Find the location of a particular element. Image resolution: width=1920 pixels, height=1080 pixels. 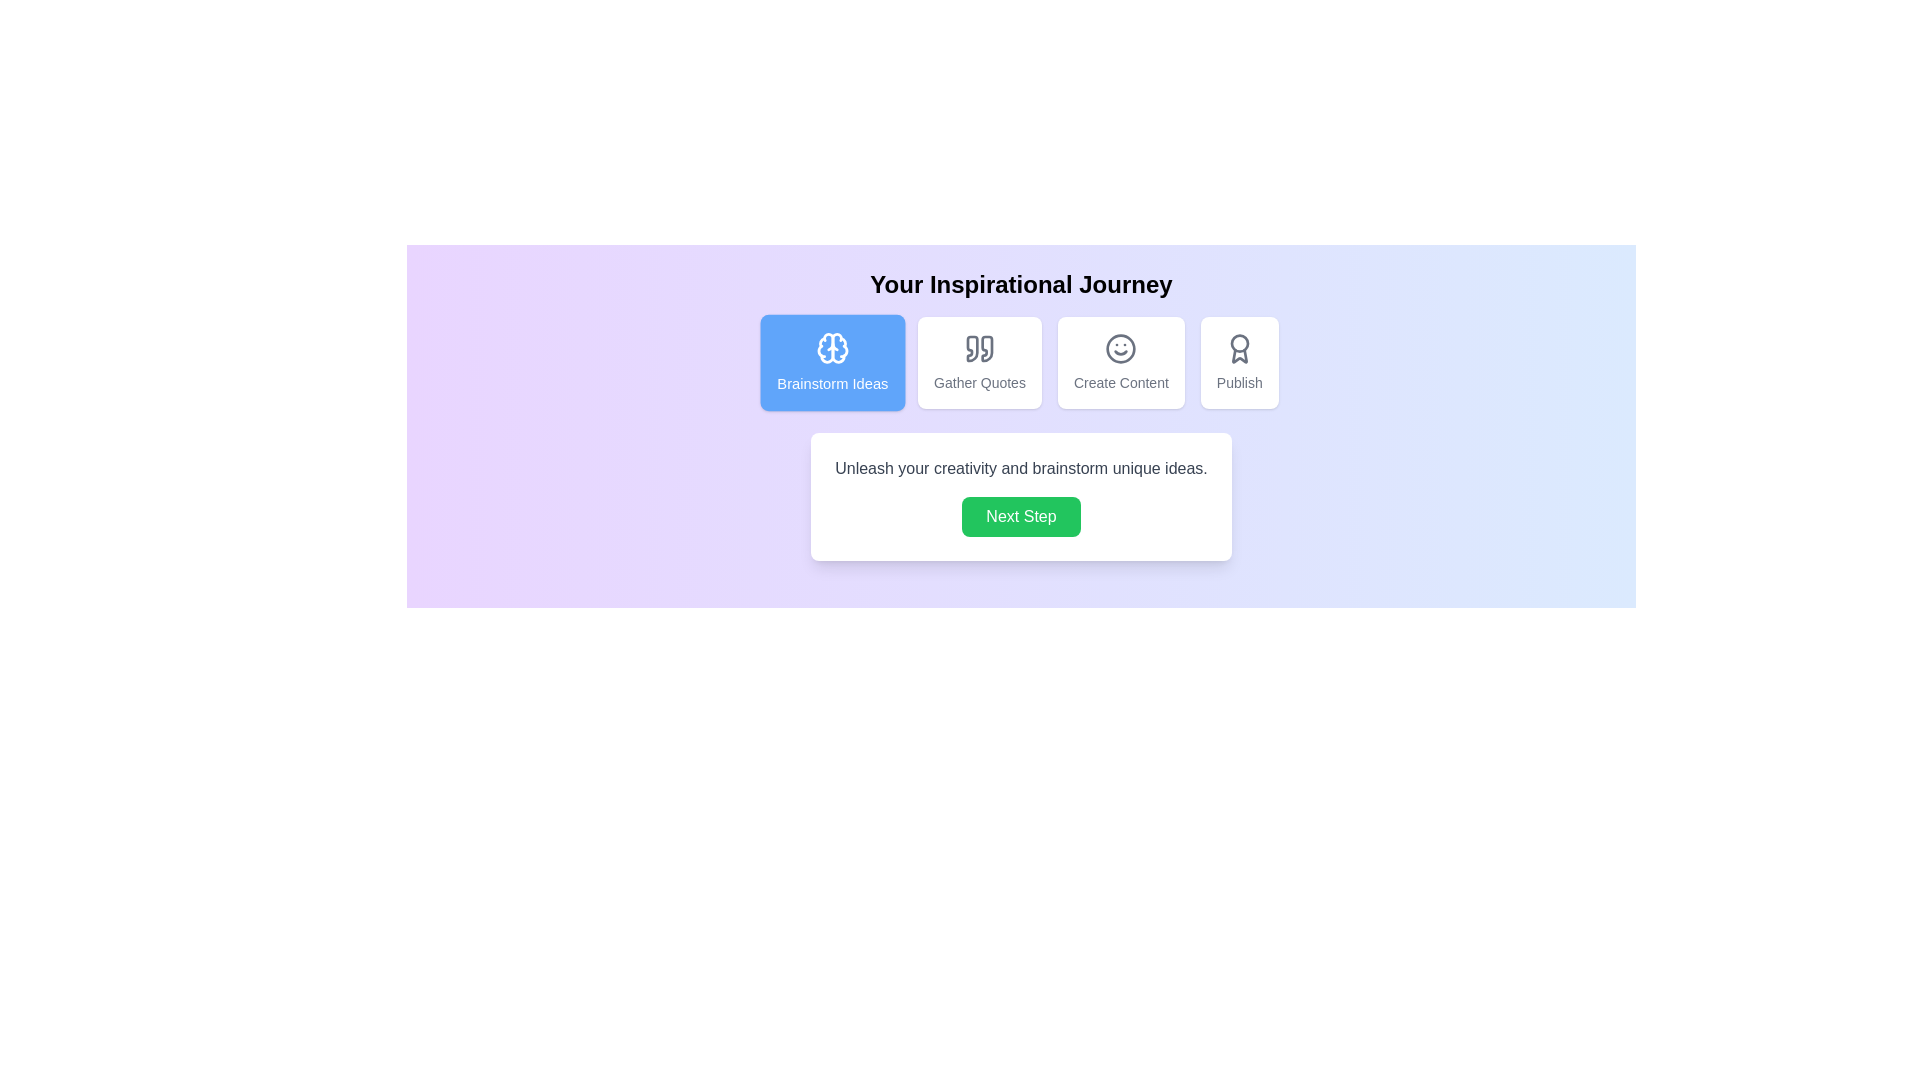

'Next Step' button to proceed to the next step is located at coordinates (1021, 515).